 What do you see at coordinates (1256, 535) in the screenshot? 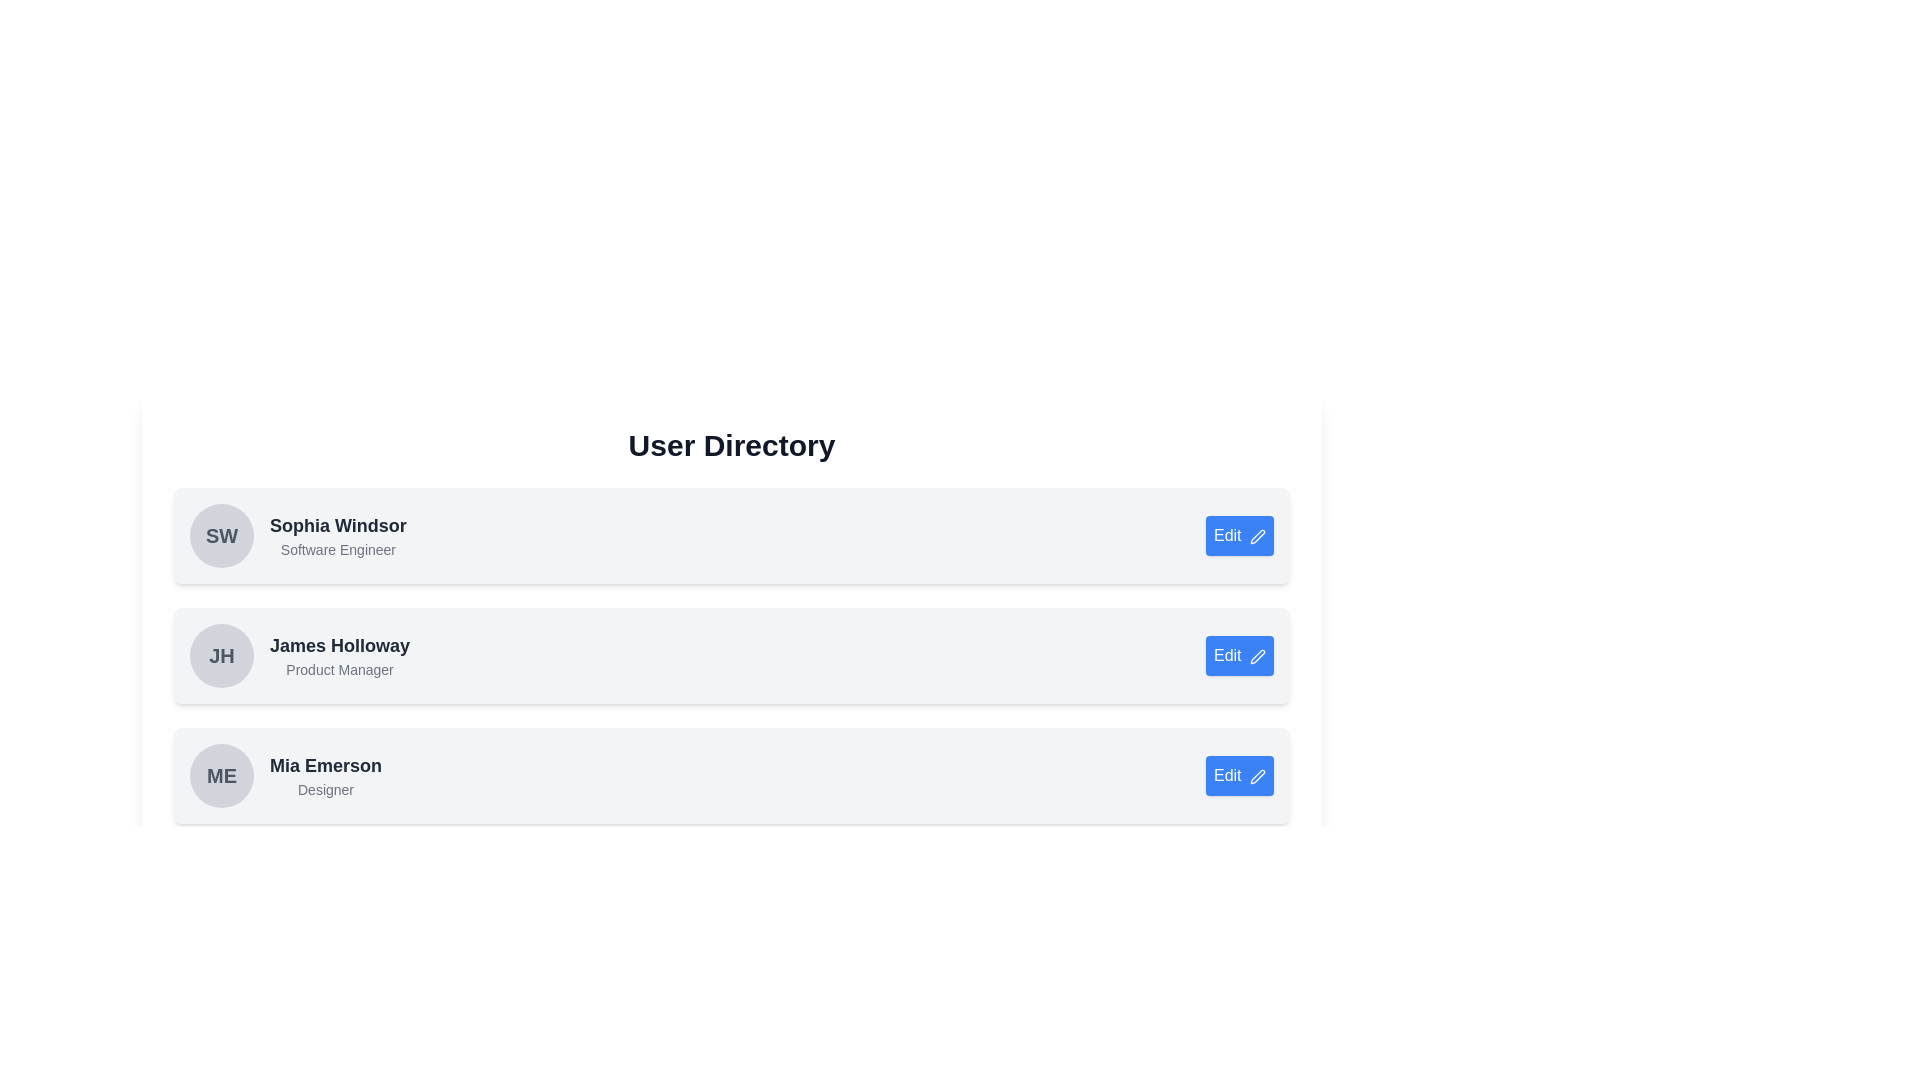
I see `the 'Edit' button which is visually indicated by the pen-like icon located to the right of the text label 'Edit' in the top-right corner of the first user card` at bounding box center [1256, 535].